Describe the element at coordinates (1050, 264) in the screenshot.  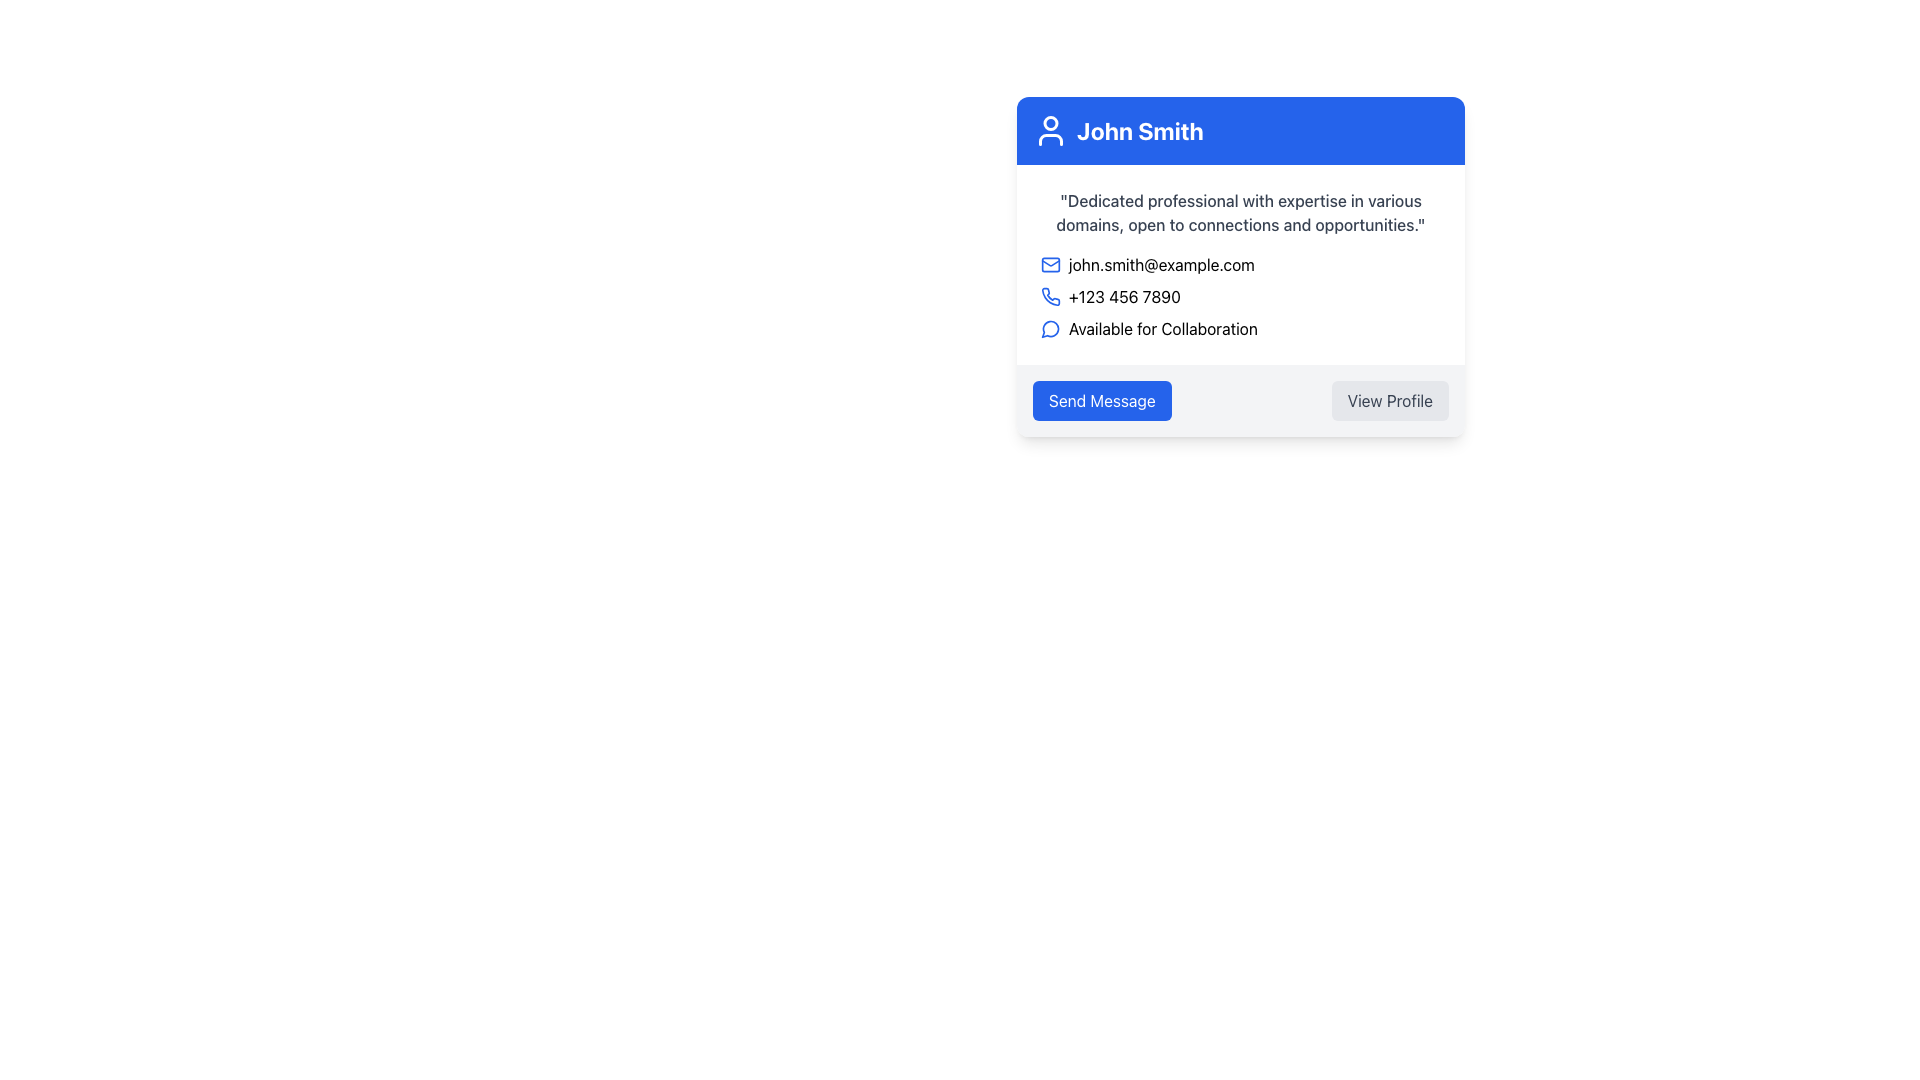
I see `the email address icon located to the left of 'john.smith@example.com' to visually indicate its purpose` at that location.